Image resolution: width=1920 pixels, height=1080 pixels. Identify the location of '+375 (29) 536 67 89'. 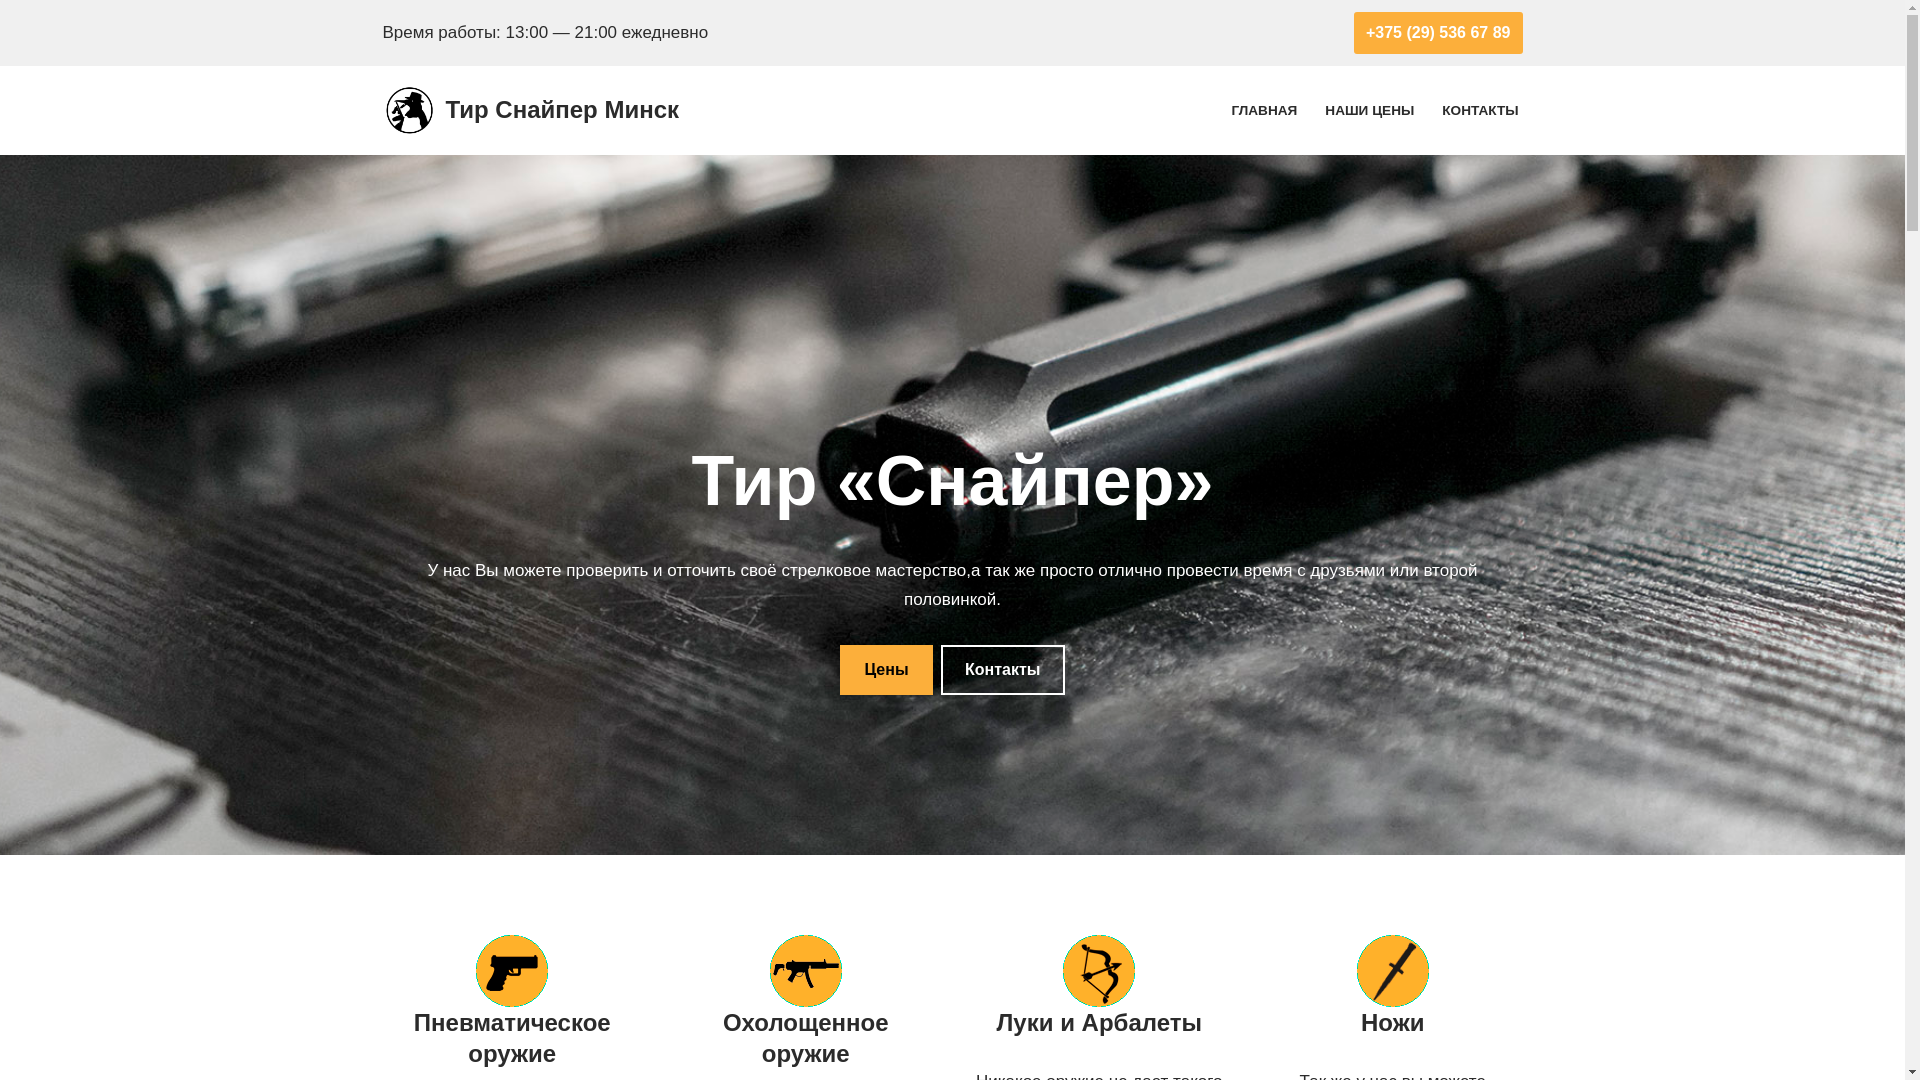
(1437, 33).